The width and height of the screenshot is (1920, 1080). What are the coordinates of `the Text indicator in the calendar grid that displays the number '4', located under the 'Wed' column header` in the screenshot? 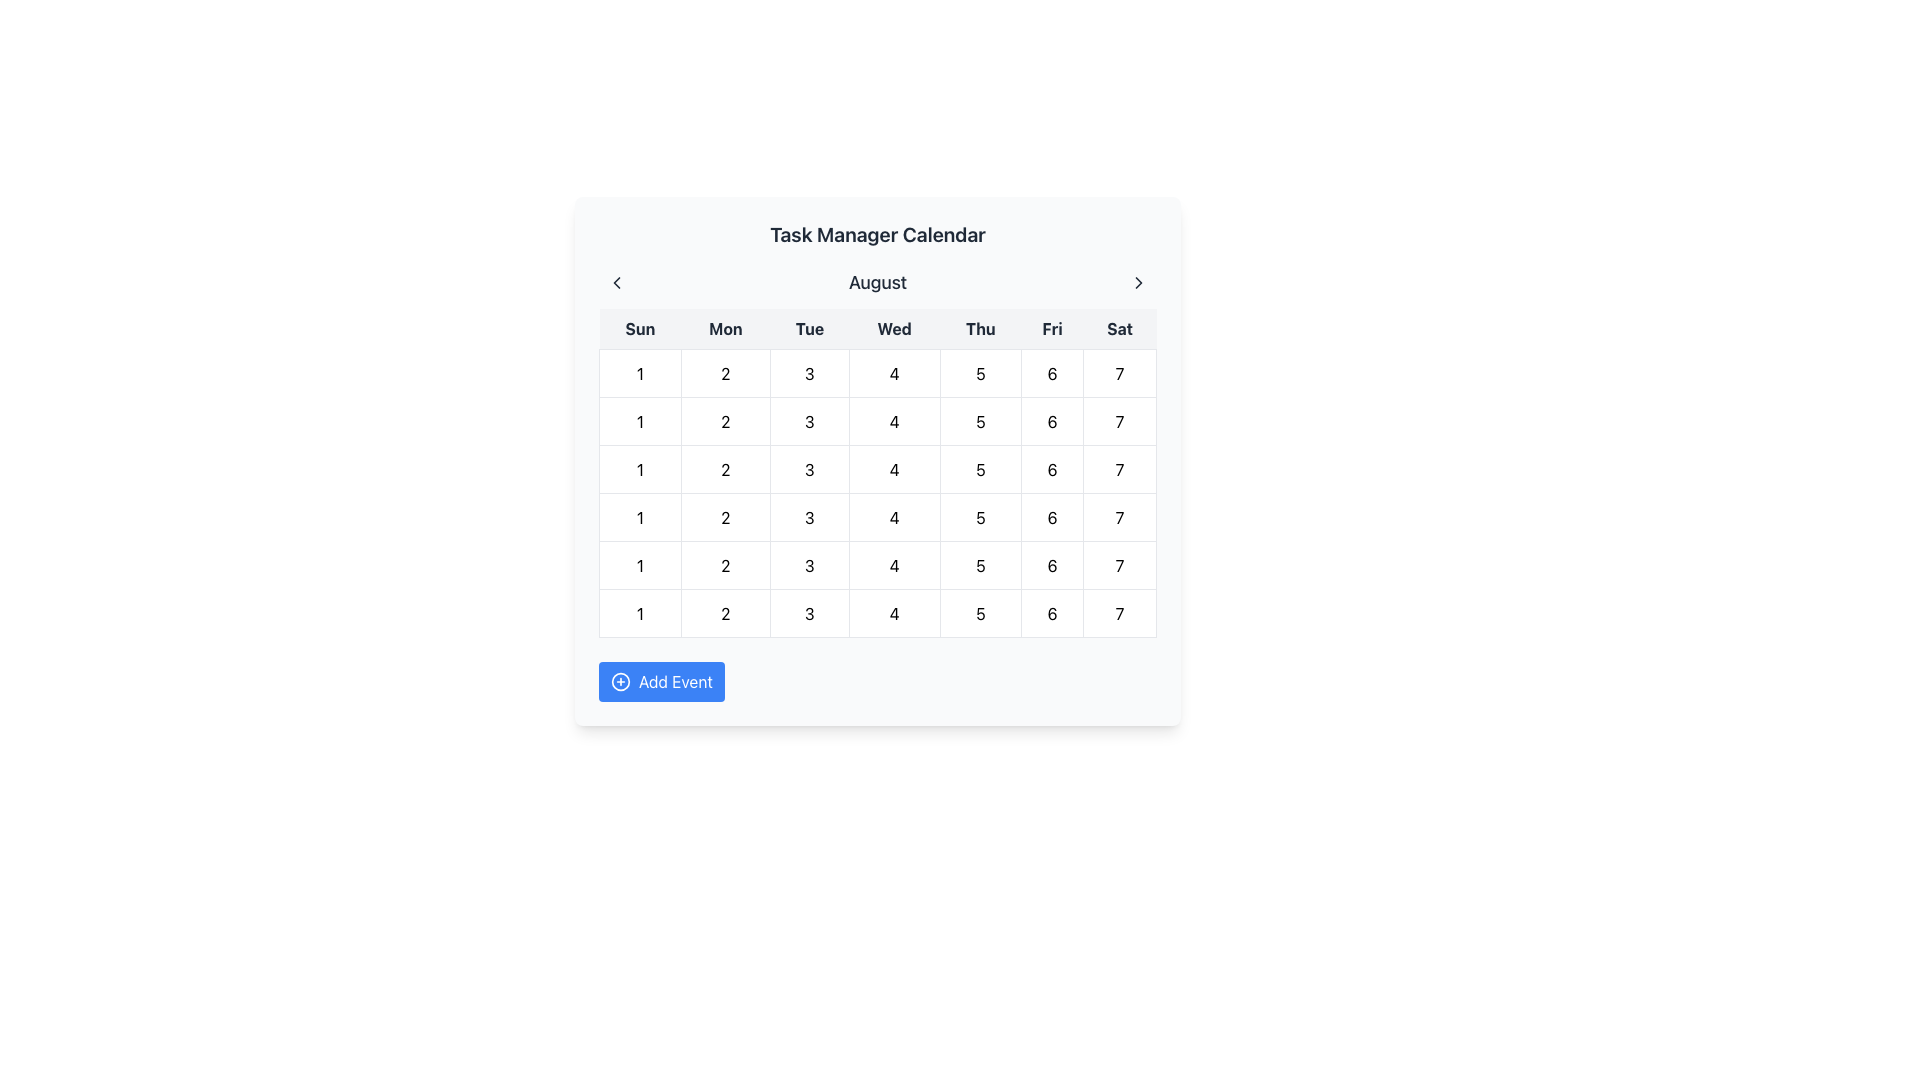 It's located at (893, 373).